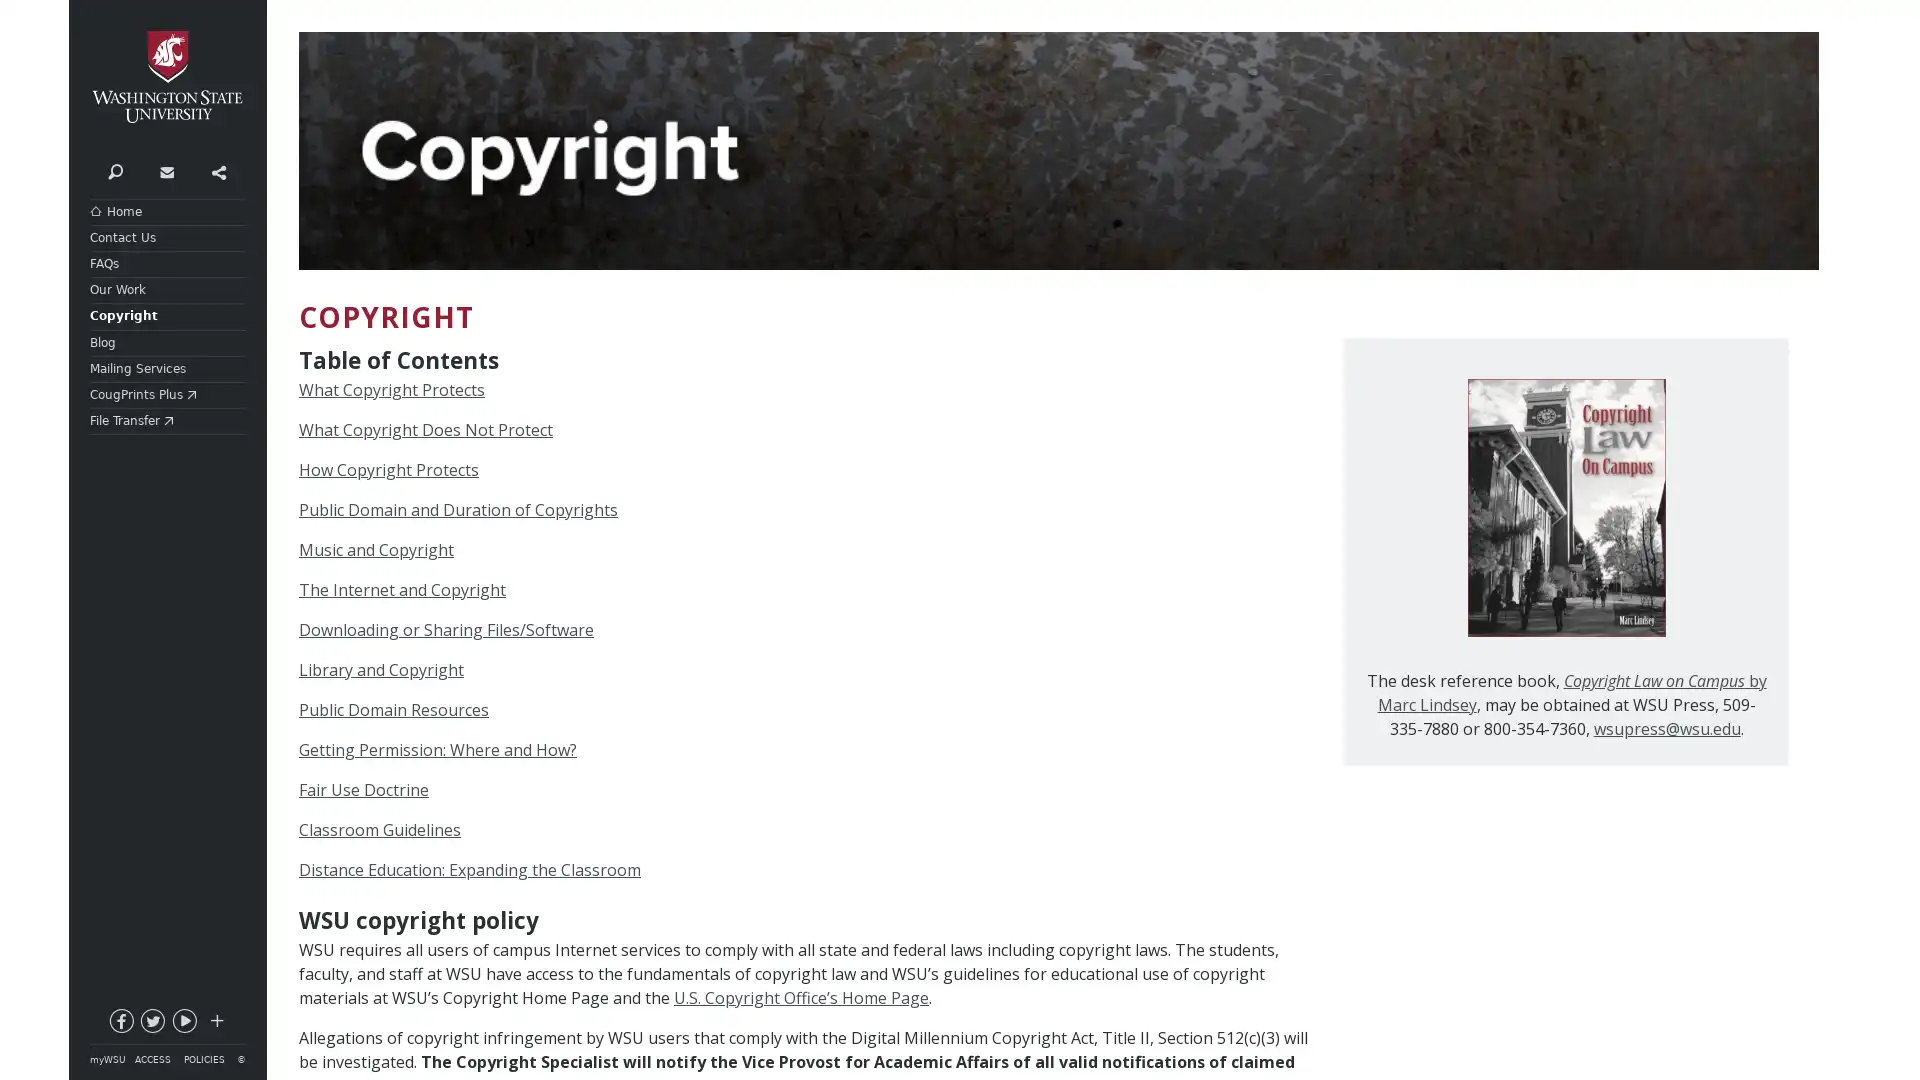 The image size is (1920, 1080). Describe the element at coordinates (166, 169) in the screenshot. I see `Contact` at that location.